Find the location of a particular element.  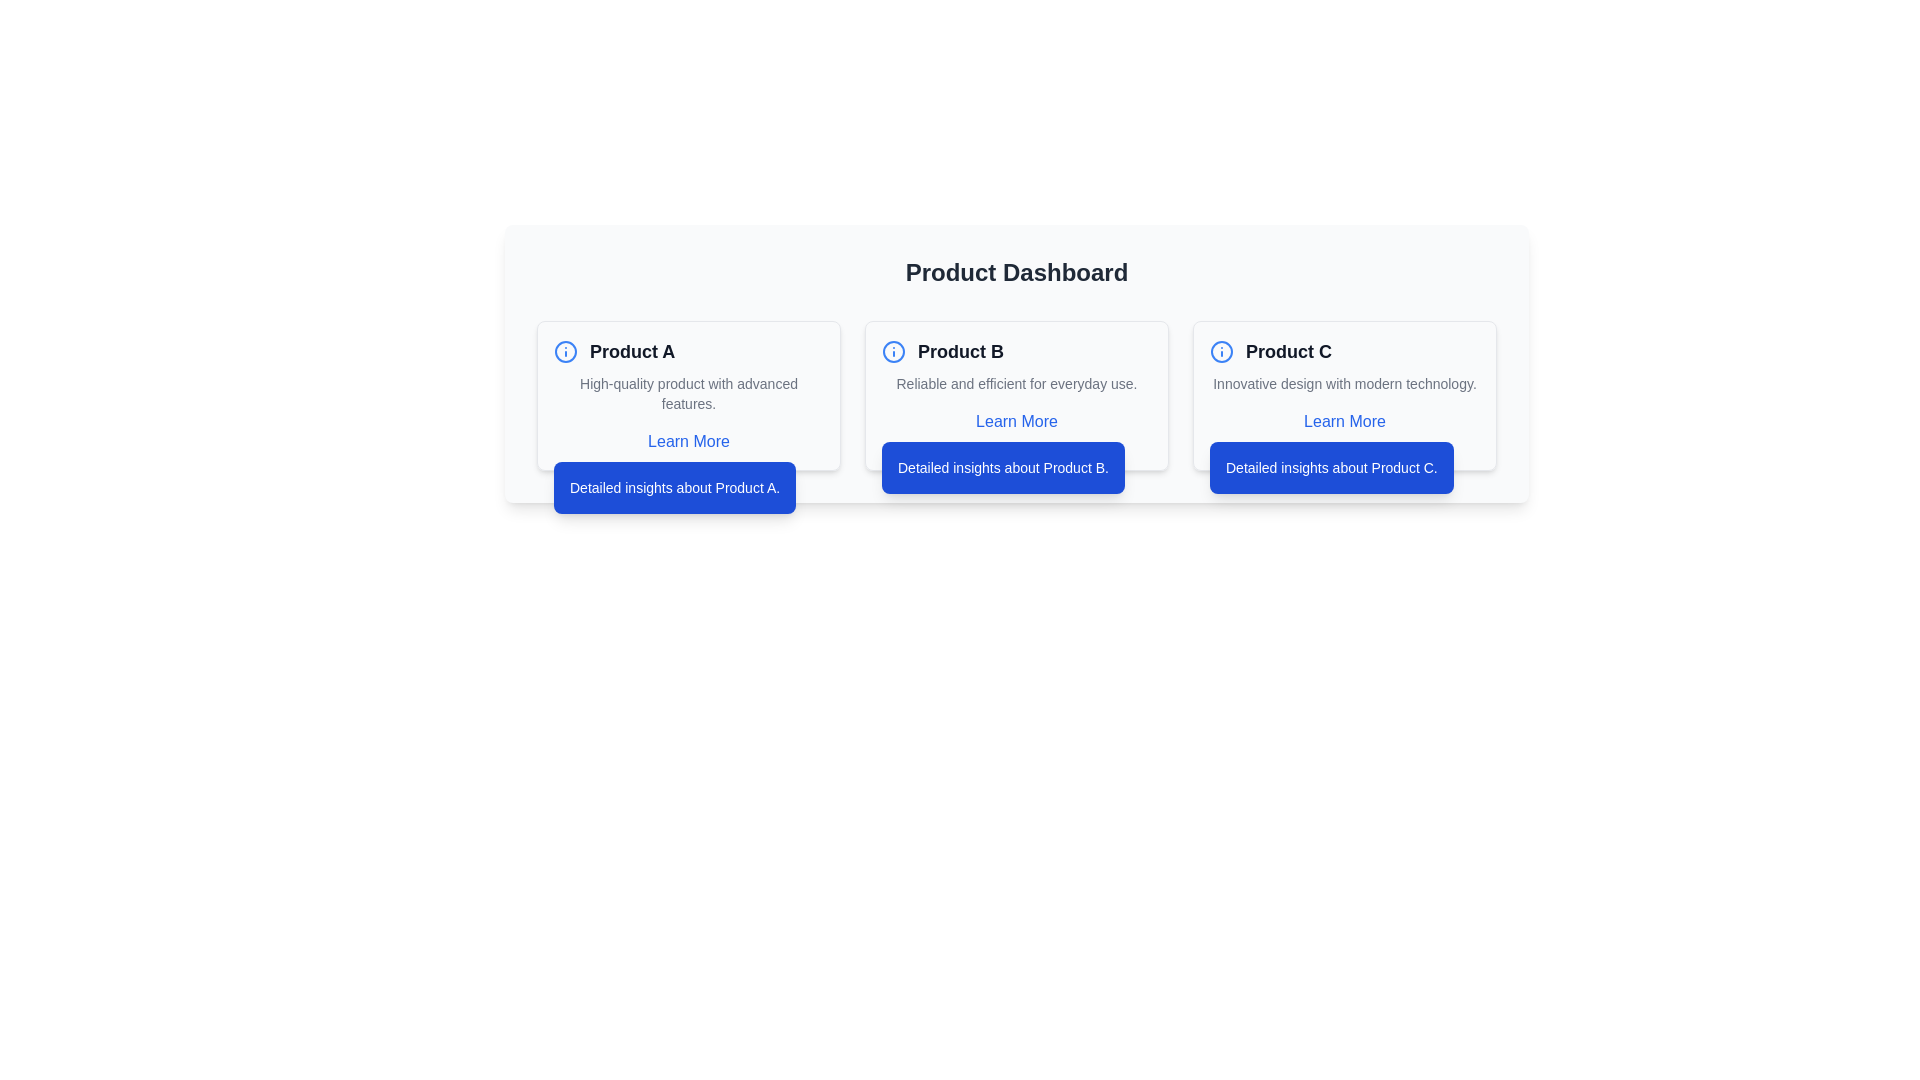

the information icon resembling an 'i' in a blue circular outline, located to the left of the heading 'Product A' is located at coordinates (565, 350).